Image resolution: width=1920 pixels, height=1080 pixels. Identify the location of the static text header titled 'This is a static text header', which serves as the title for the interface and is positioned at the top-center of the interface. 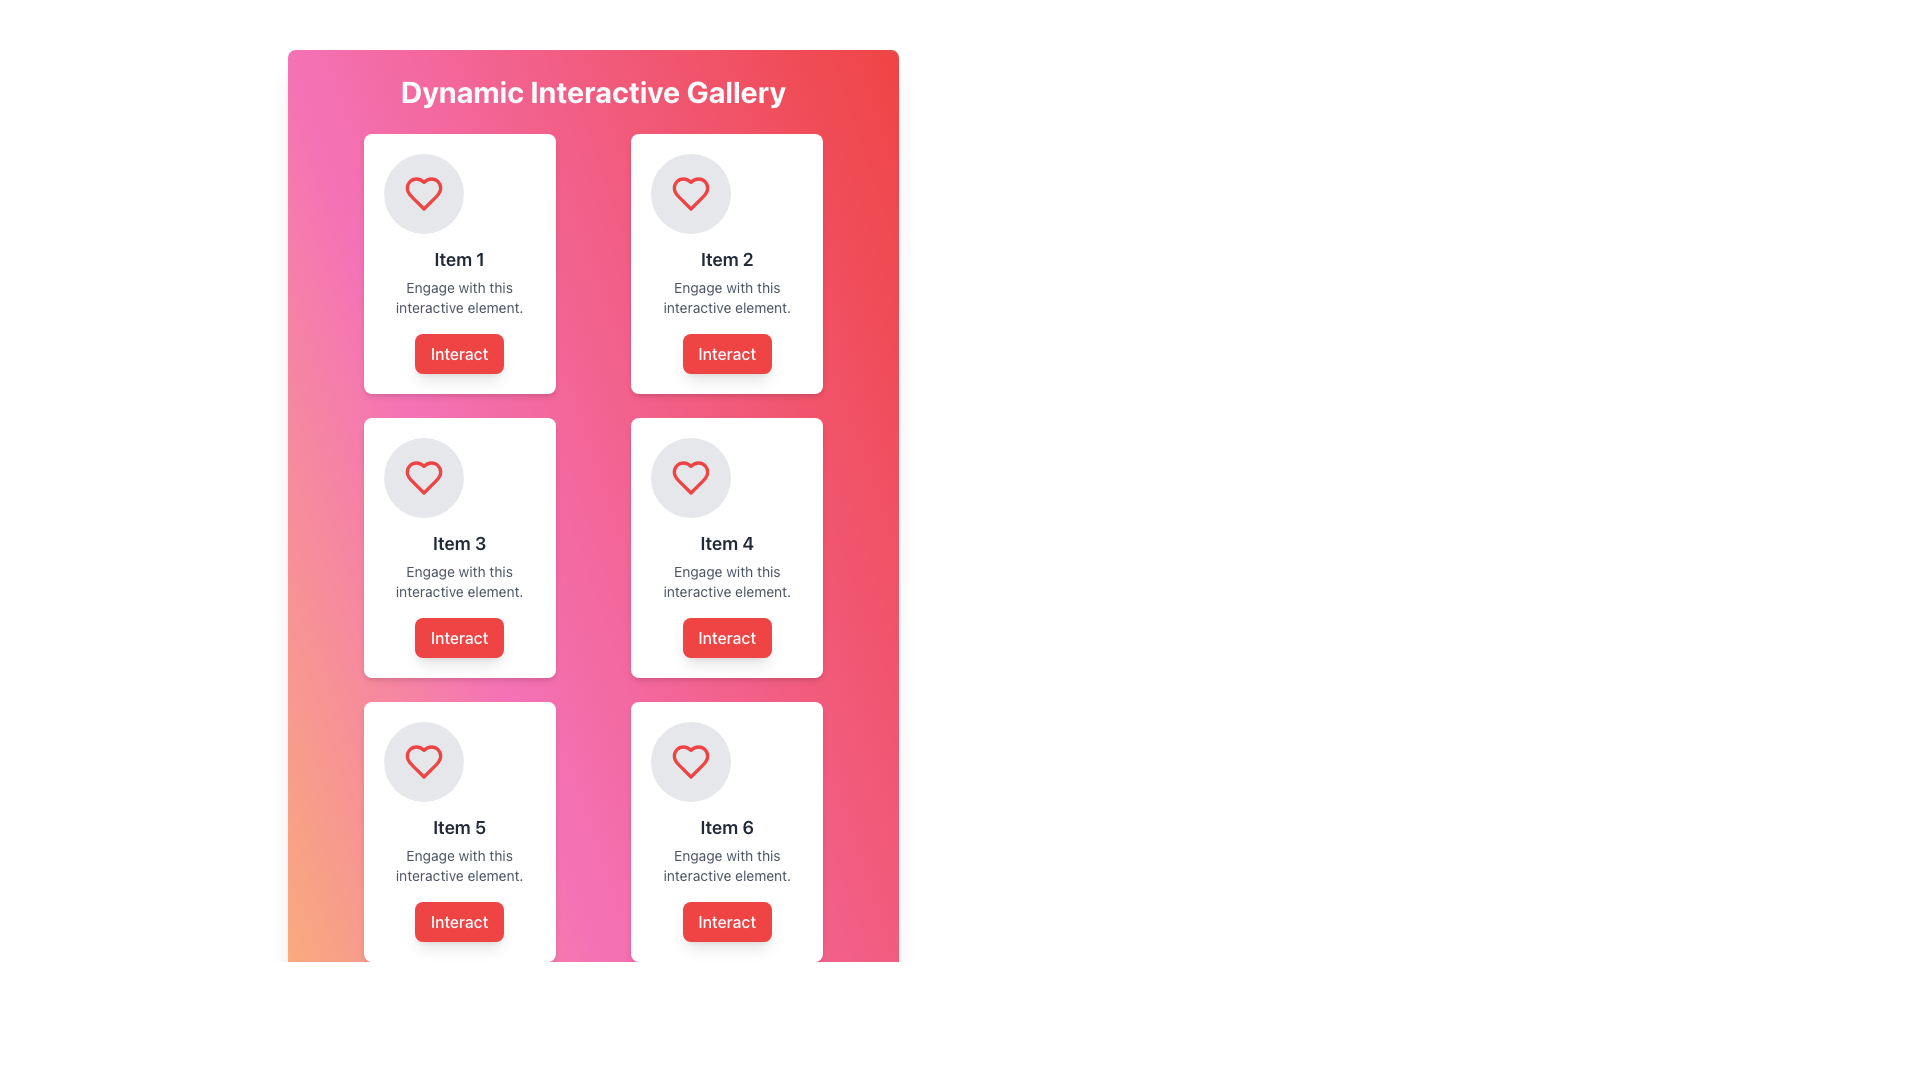
(592, 92).